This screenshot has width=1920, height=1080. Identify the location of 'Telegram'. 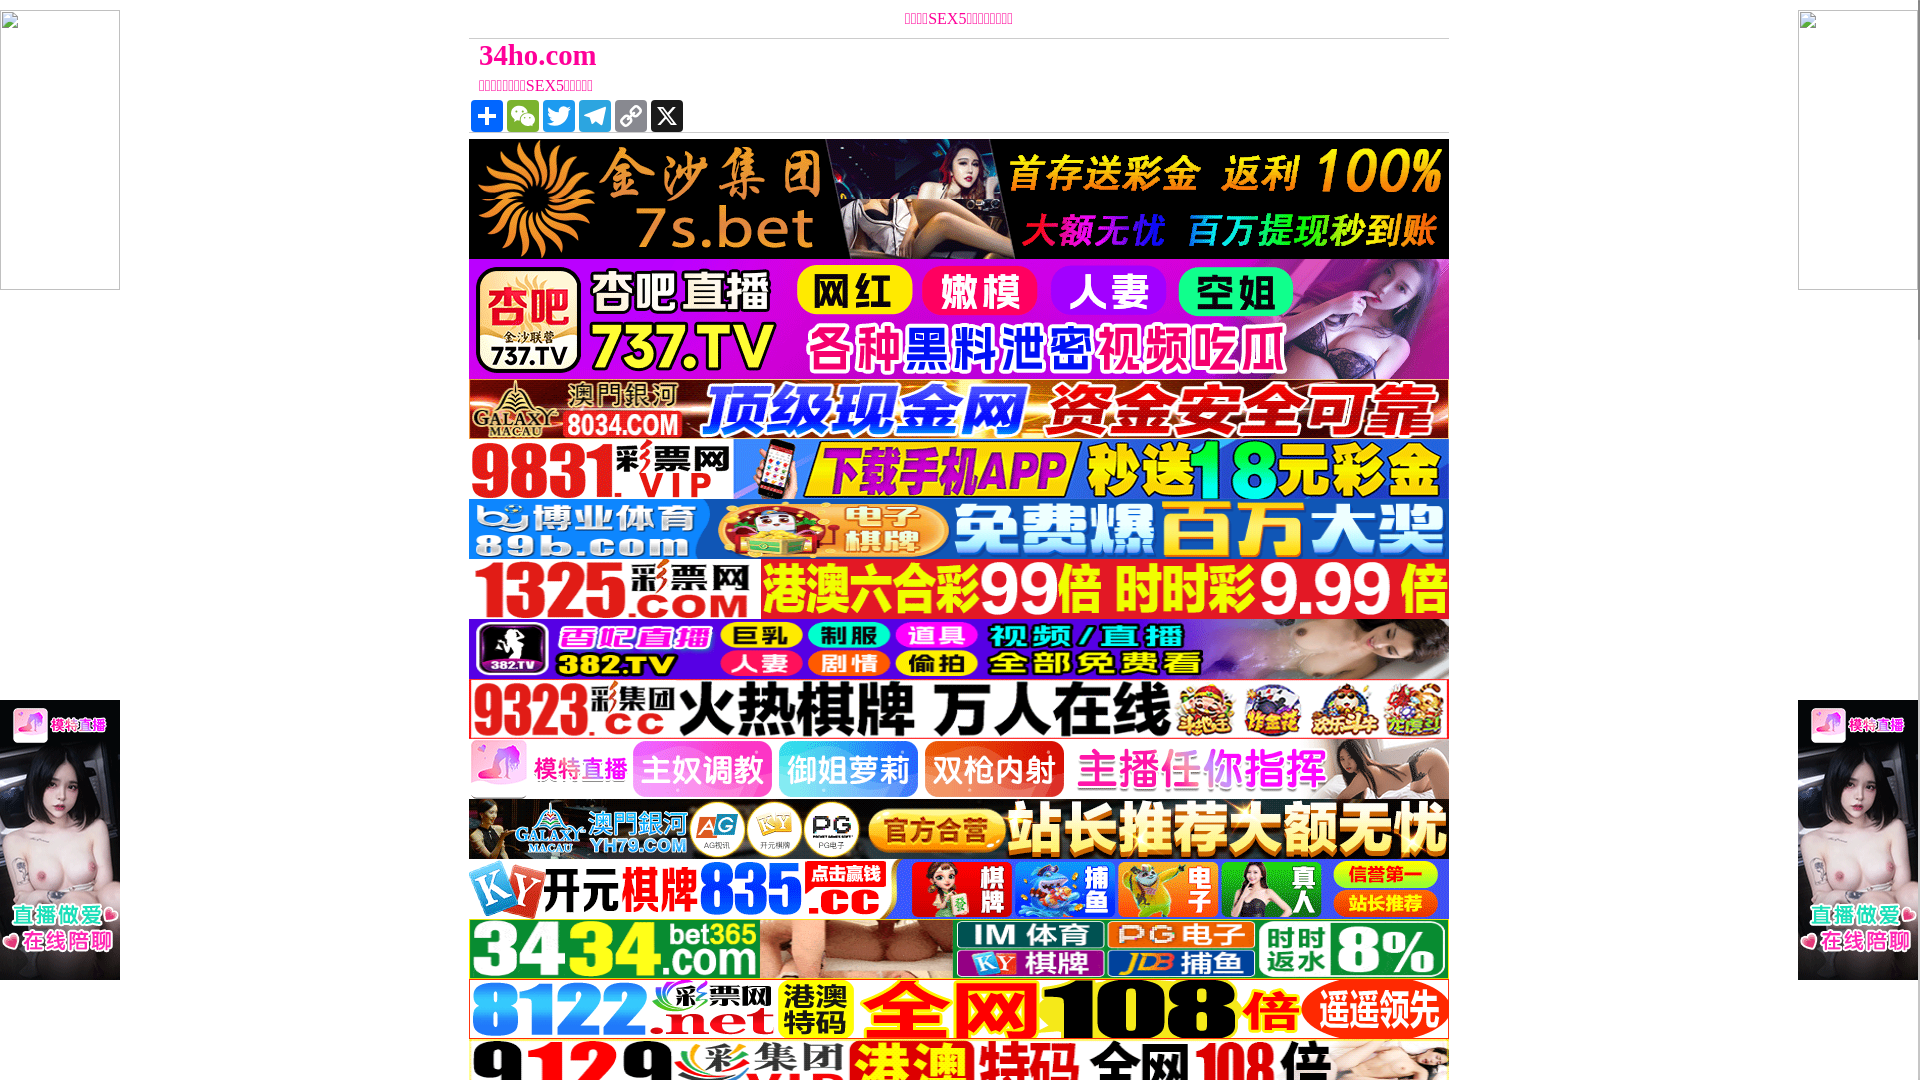
(594, 115).